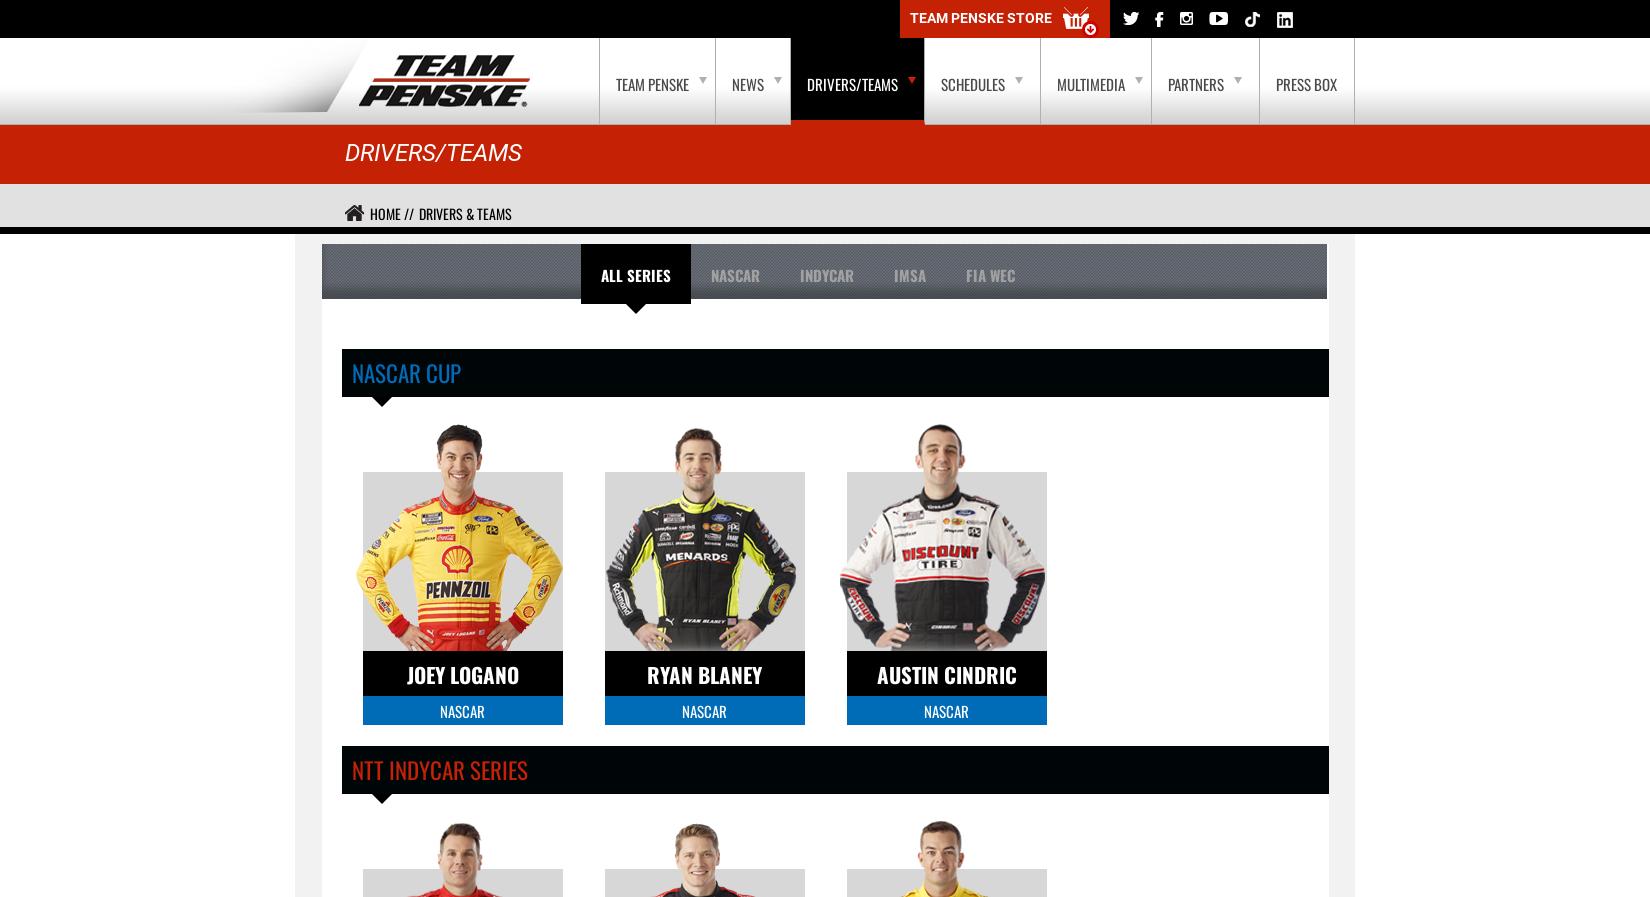  I want to click on 'All Series', so click(633, 274).